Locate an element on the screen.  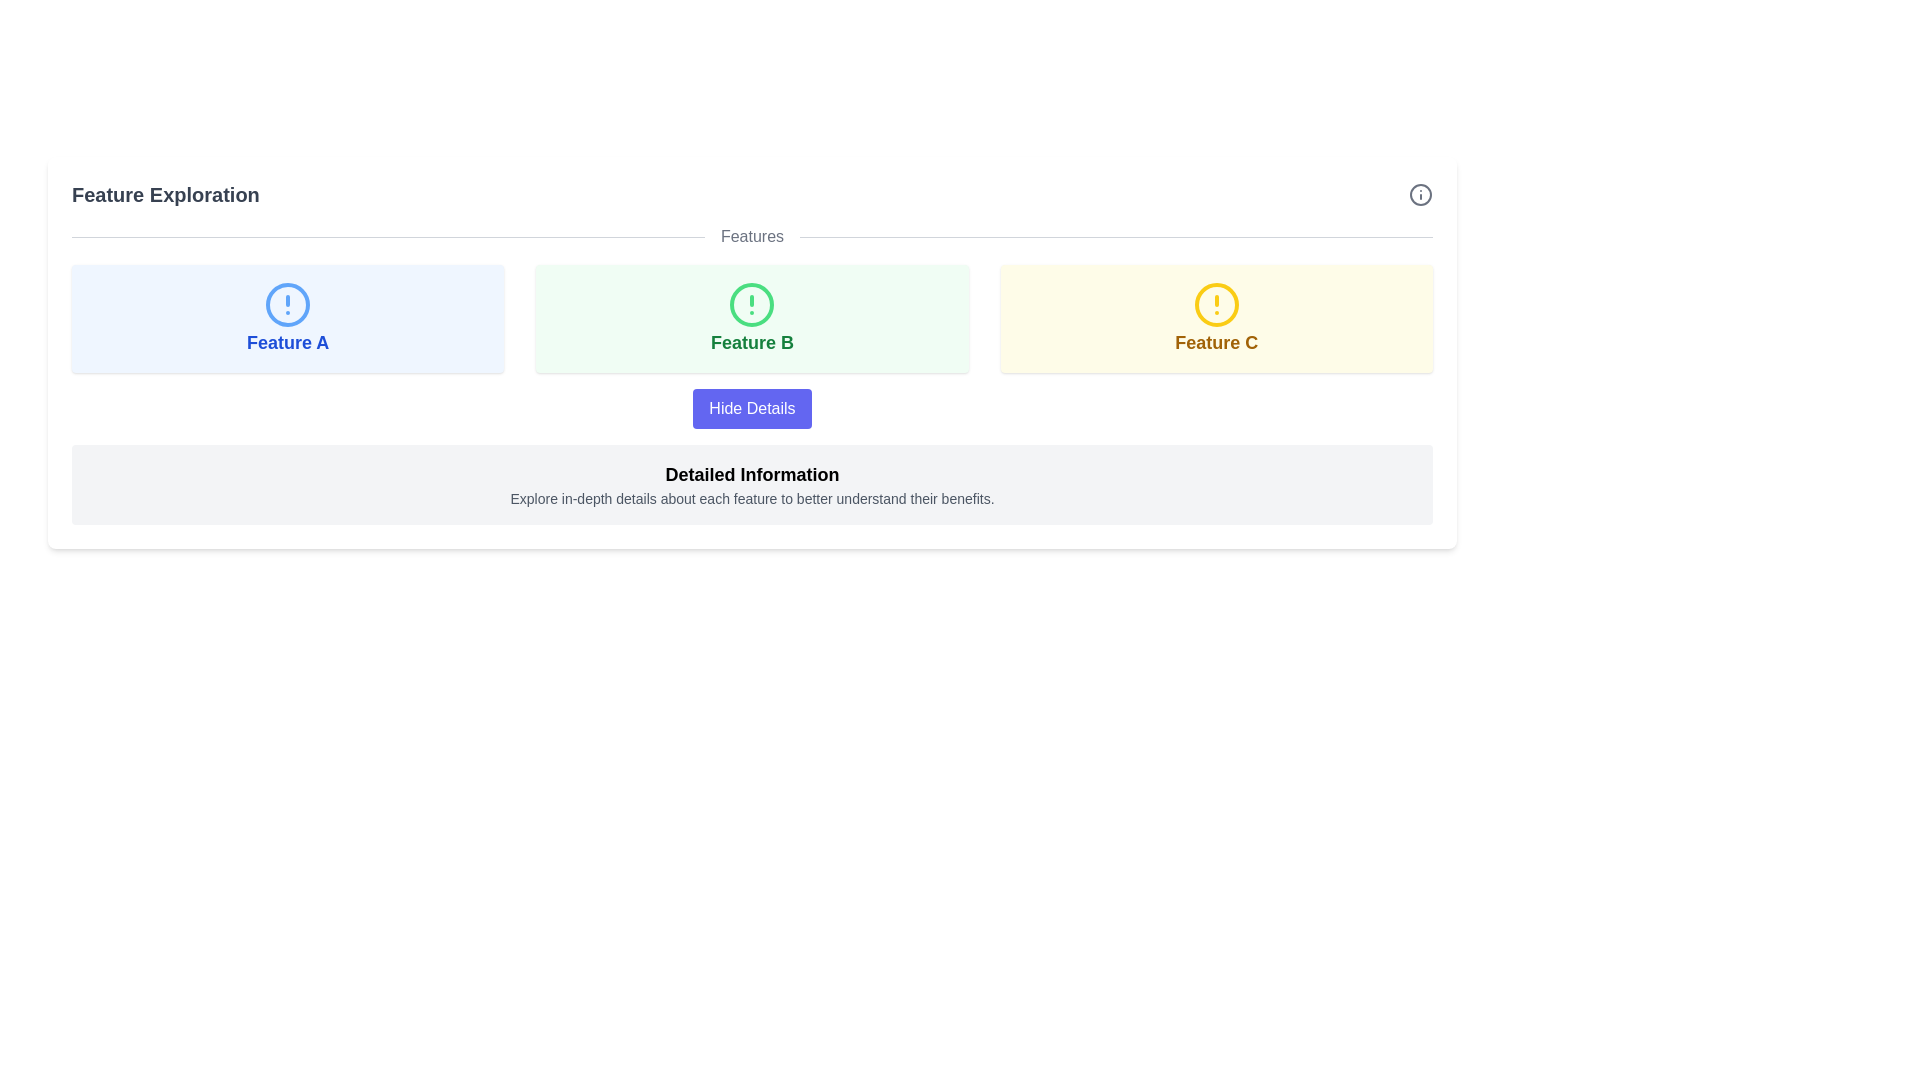
the Feature card labeled 'Feature B' located in the middle column of the grid layout, positioned below the 'Features' header and above the 'Hide Details' button is located at coordinates (751, 318).